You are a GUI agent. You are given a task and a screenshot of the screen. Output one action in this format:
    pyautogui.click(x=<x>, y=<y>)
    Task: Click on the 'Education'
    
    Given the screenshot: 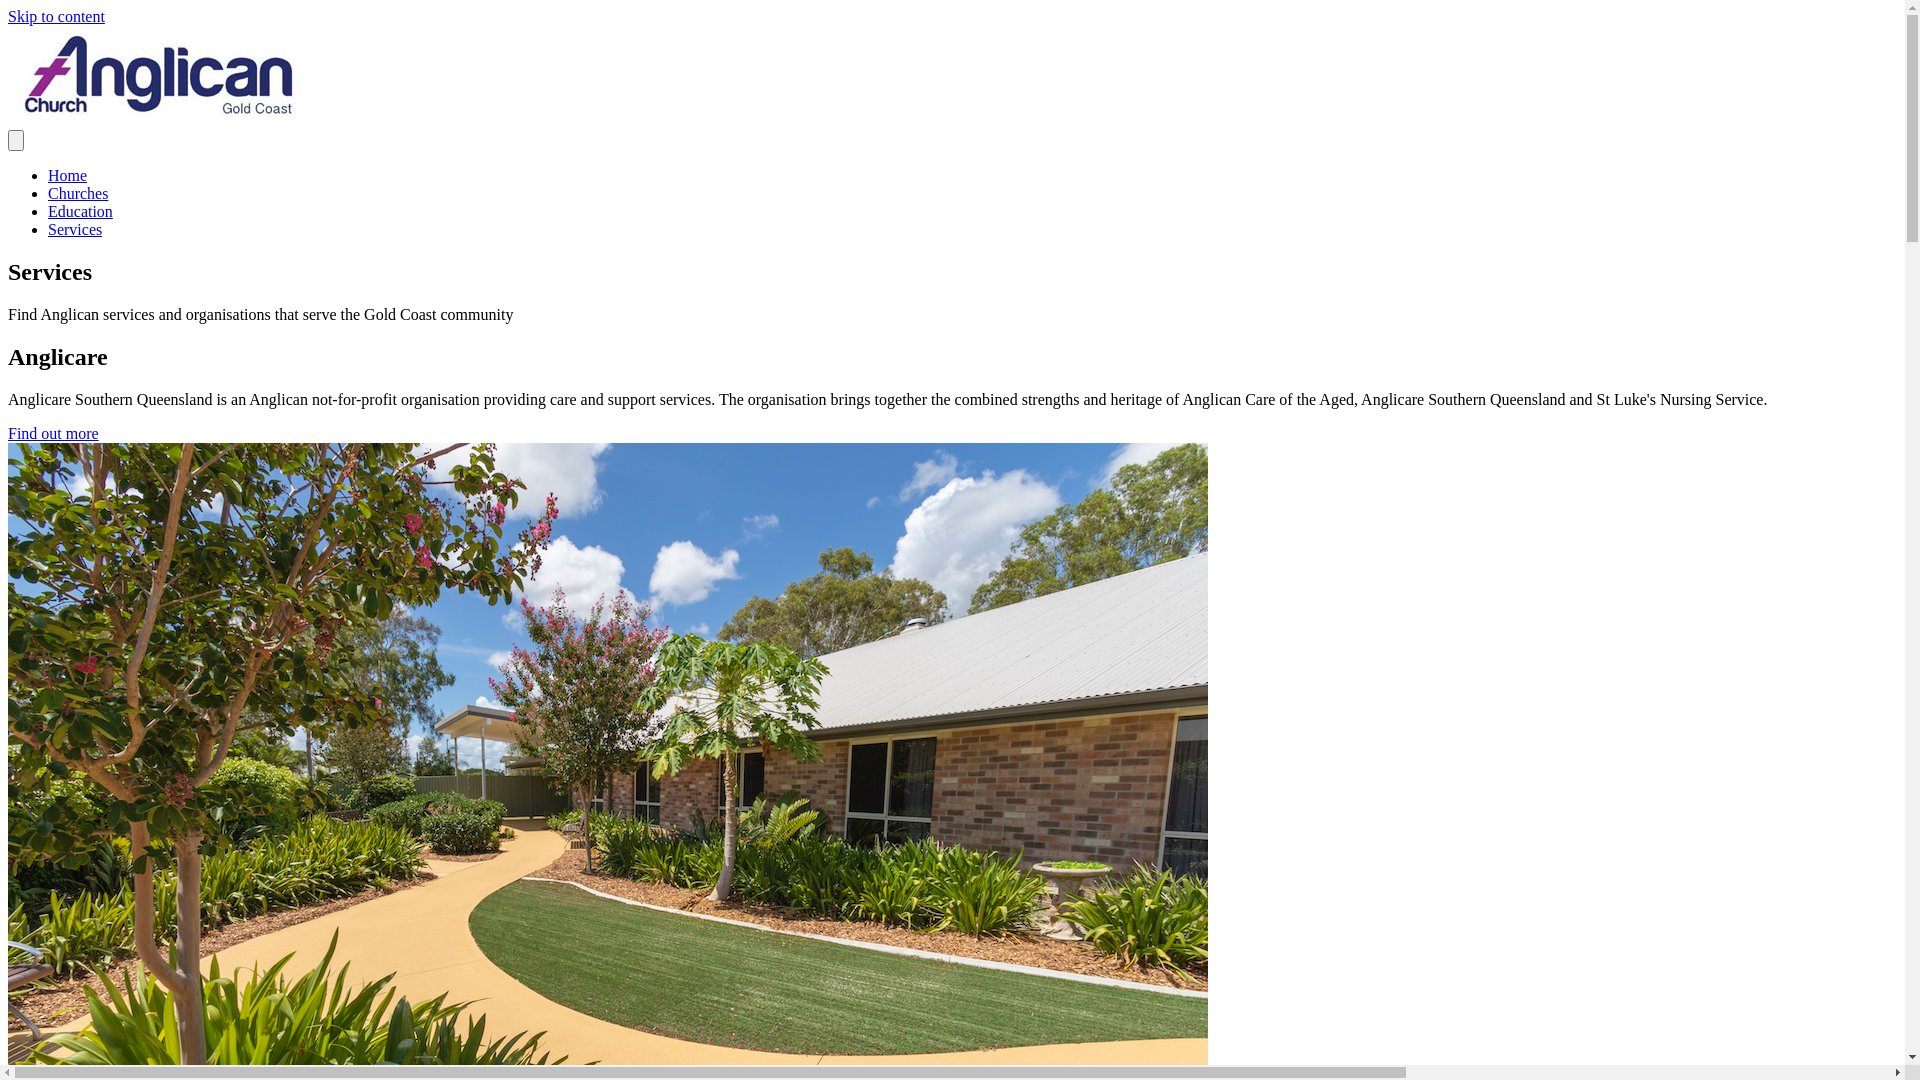 What is the action you would take?
    pyautogui.click(x=80, y=211)
    